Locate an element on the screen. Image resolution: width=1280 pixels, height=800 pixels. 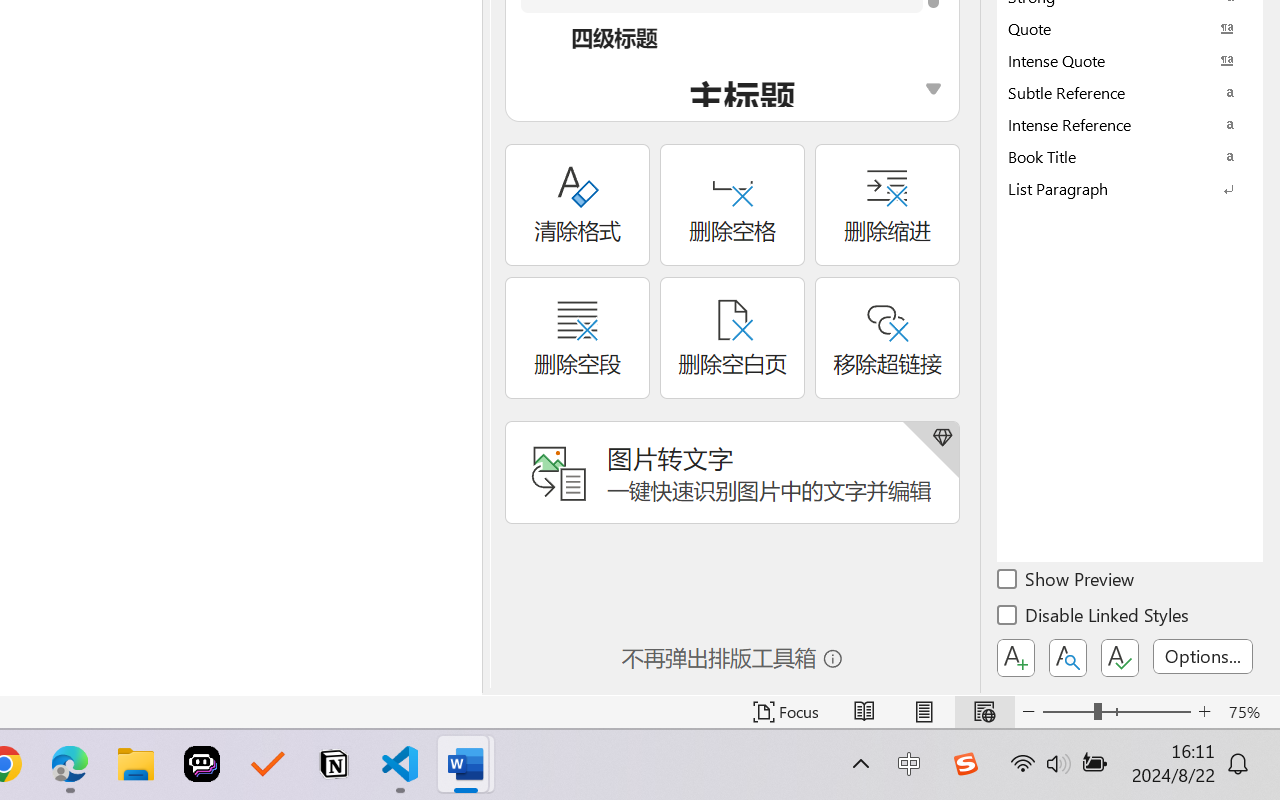
'Show Preview' is located at coordinates (1066, 581).